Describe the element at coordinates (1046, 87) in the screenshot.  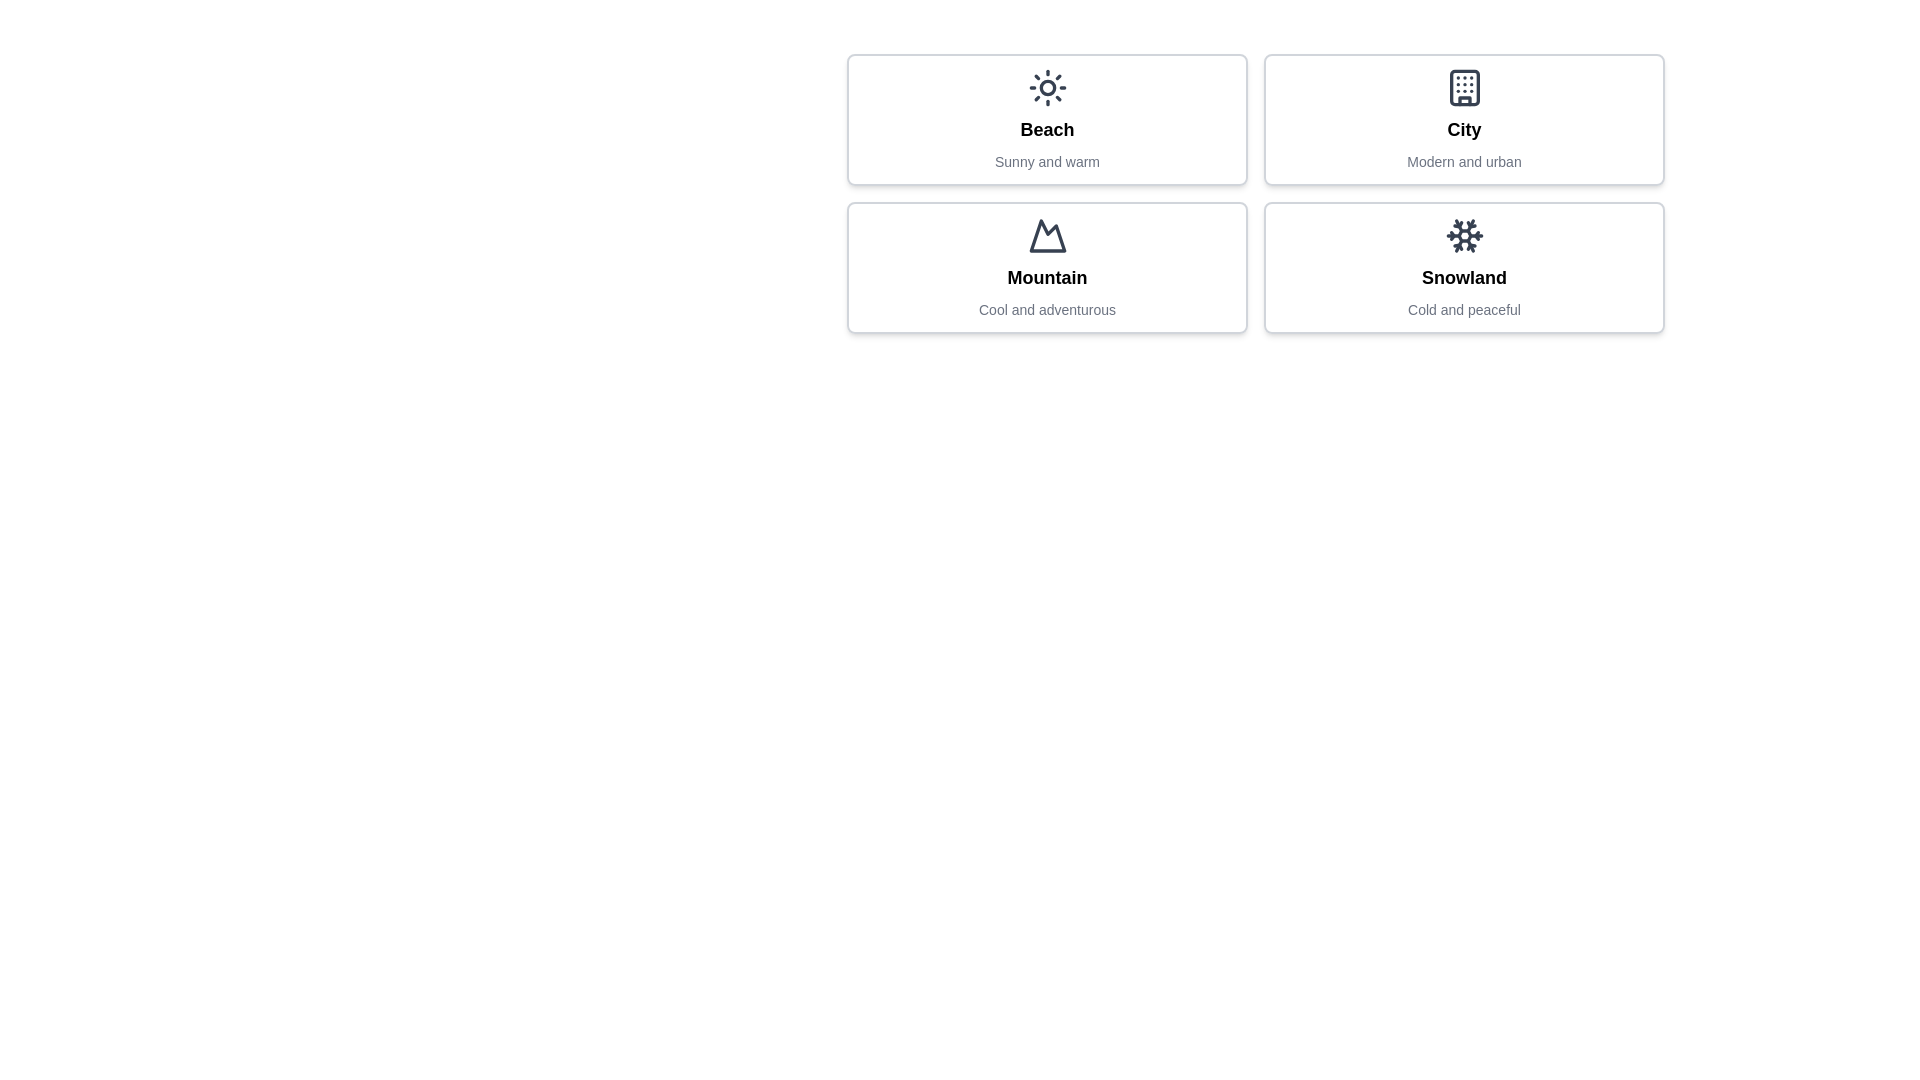
I see `the decorative SVG Circle that is part of the sun icon in the 'Beach' card located in the top-left quadrant of the layout` at that location.